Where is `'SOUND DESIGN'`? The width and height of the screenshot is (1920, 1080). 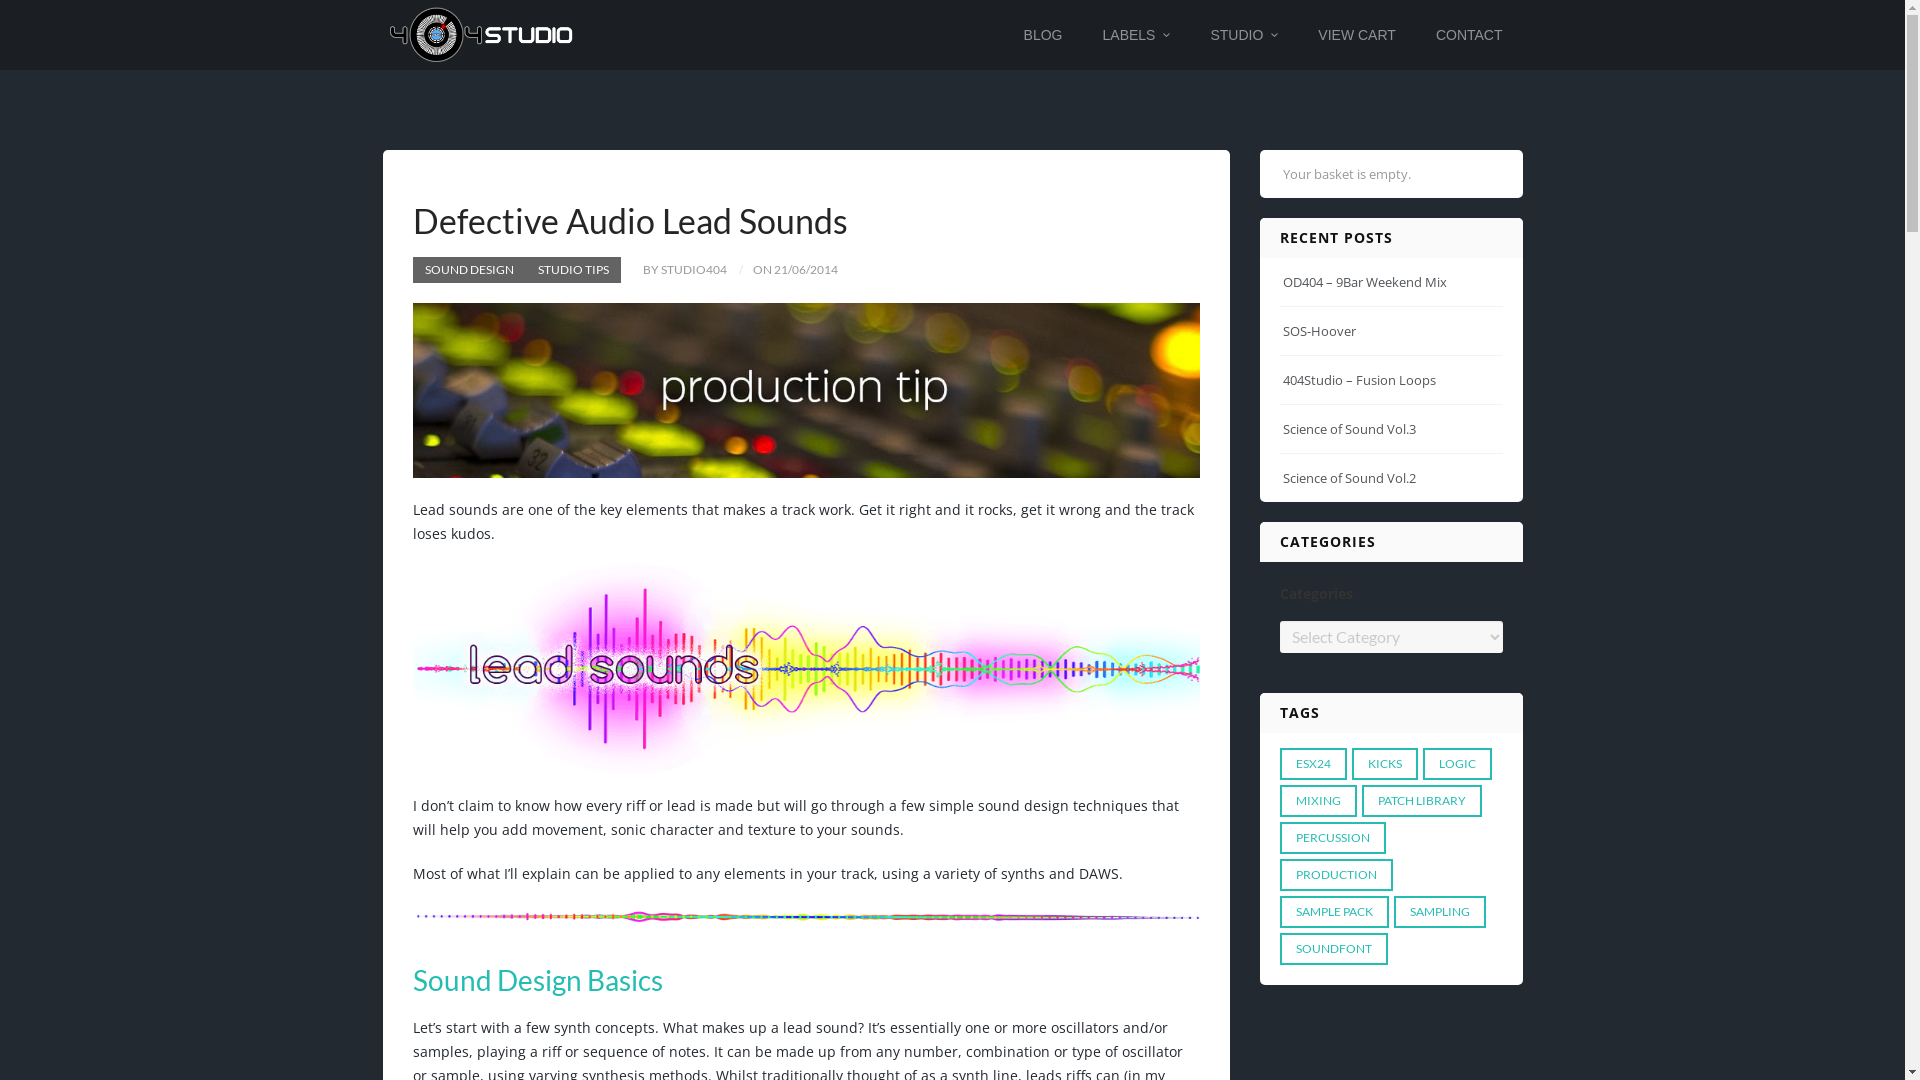 'SOUND DESIGN' is located at coordinates (467, 270).